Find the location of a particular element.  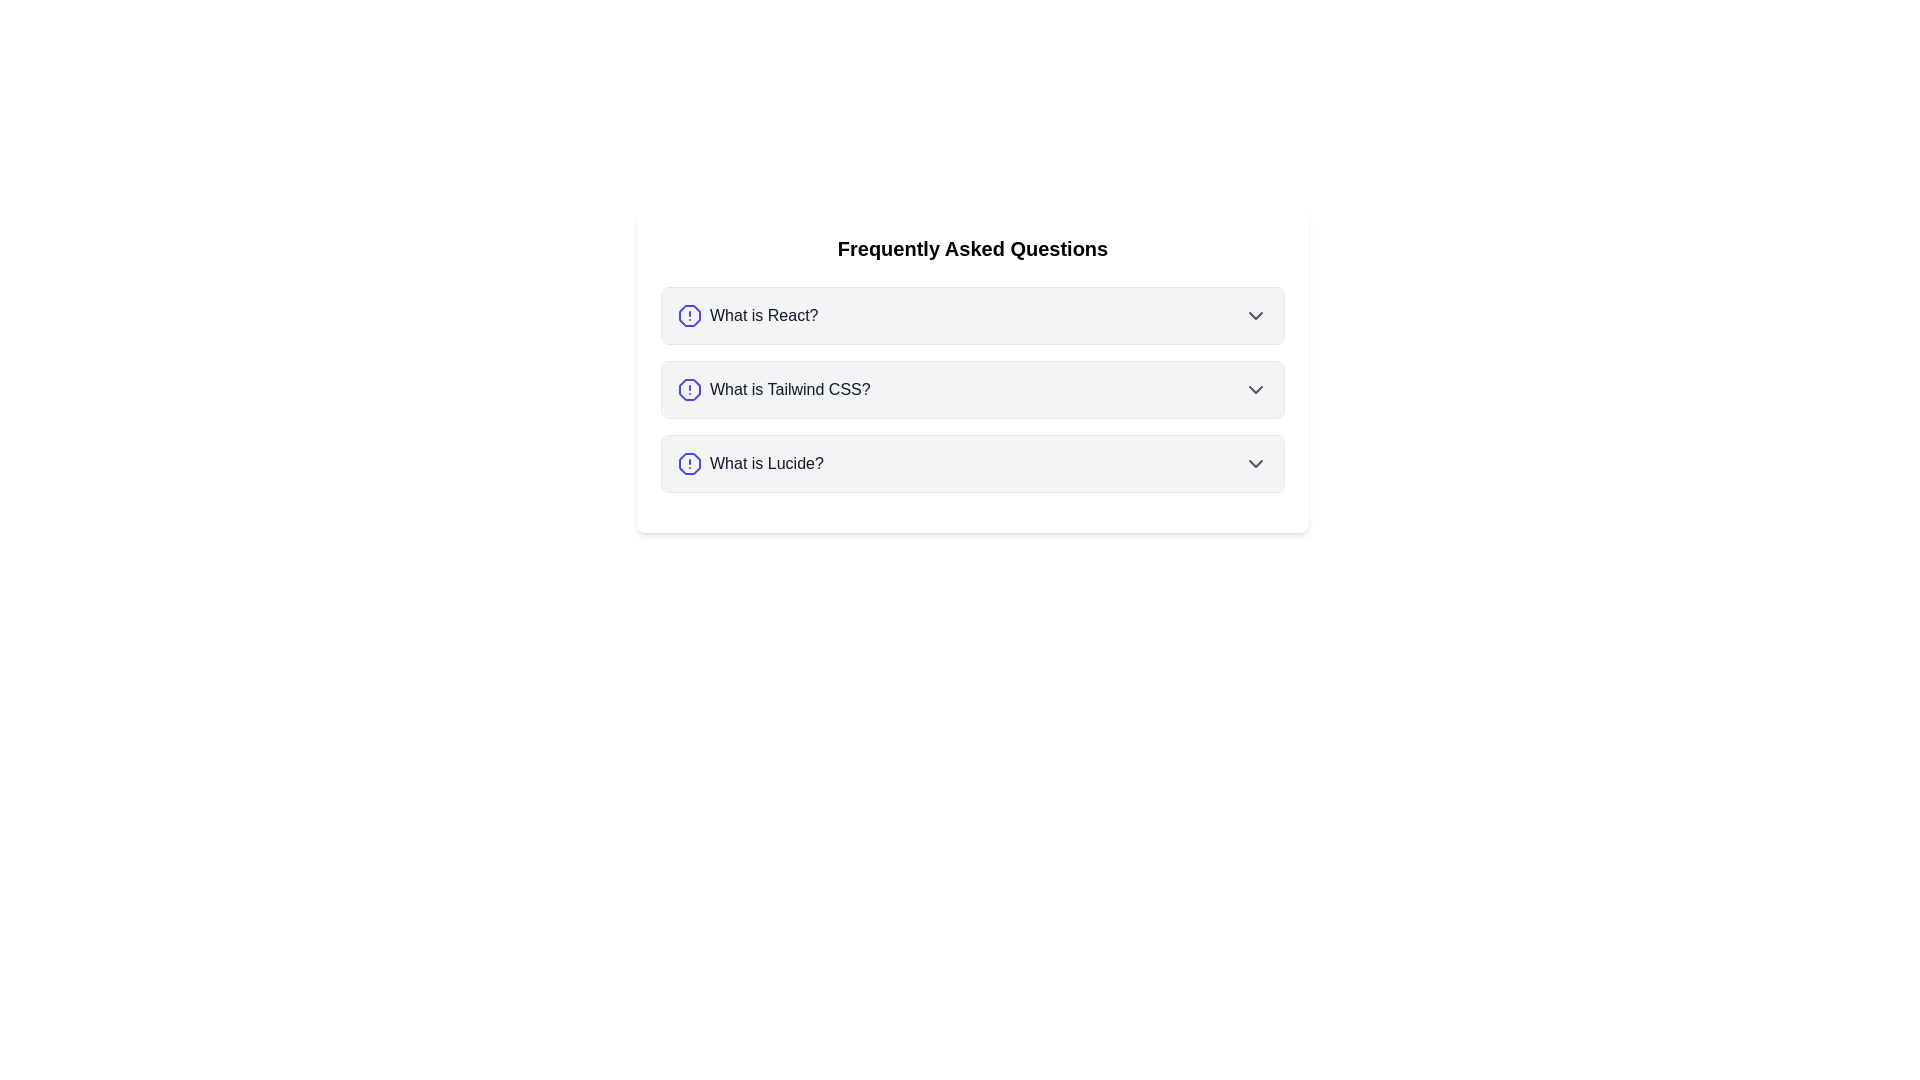

the toggle button labeled 'What is Tailwind CSS?' is located at coordinates (973, 389).